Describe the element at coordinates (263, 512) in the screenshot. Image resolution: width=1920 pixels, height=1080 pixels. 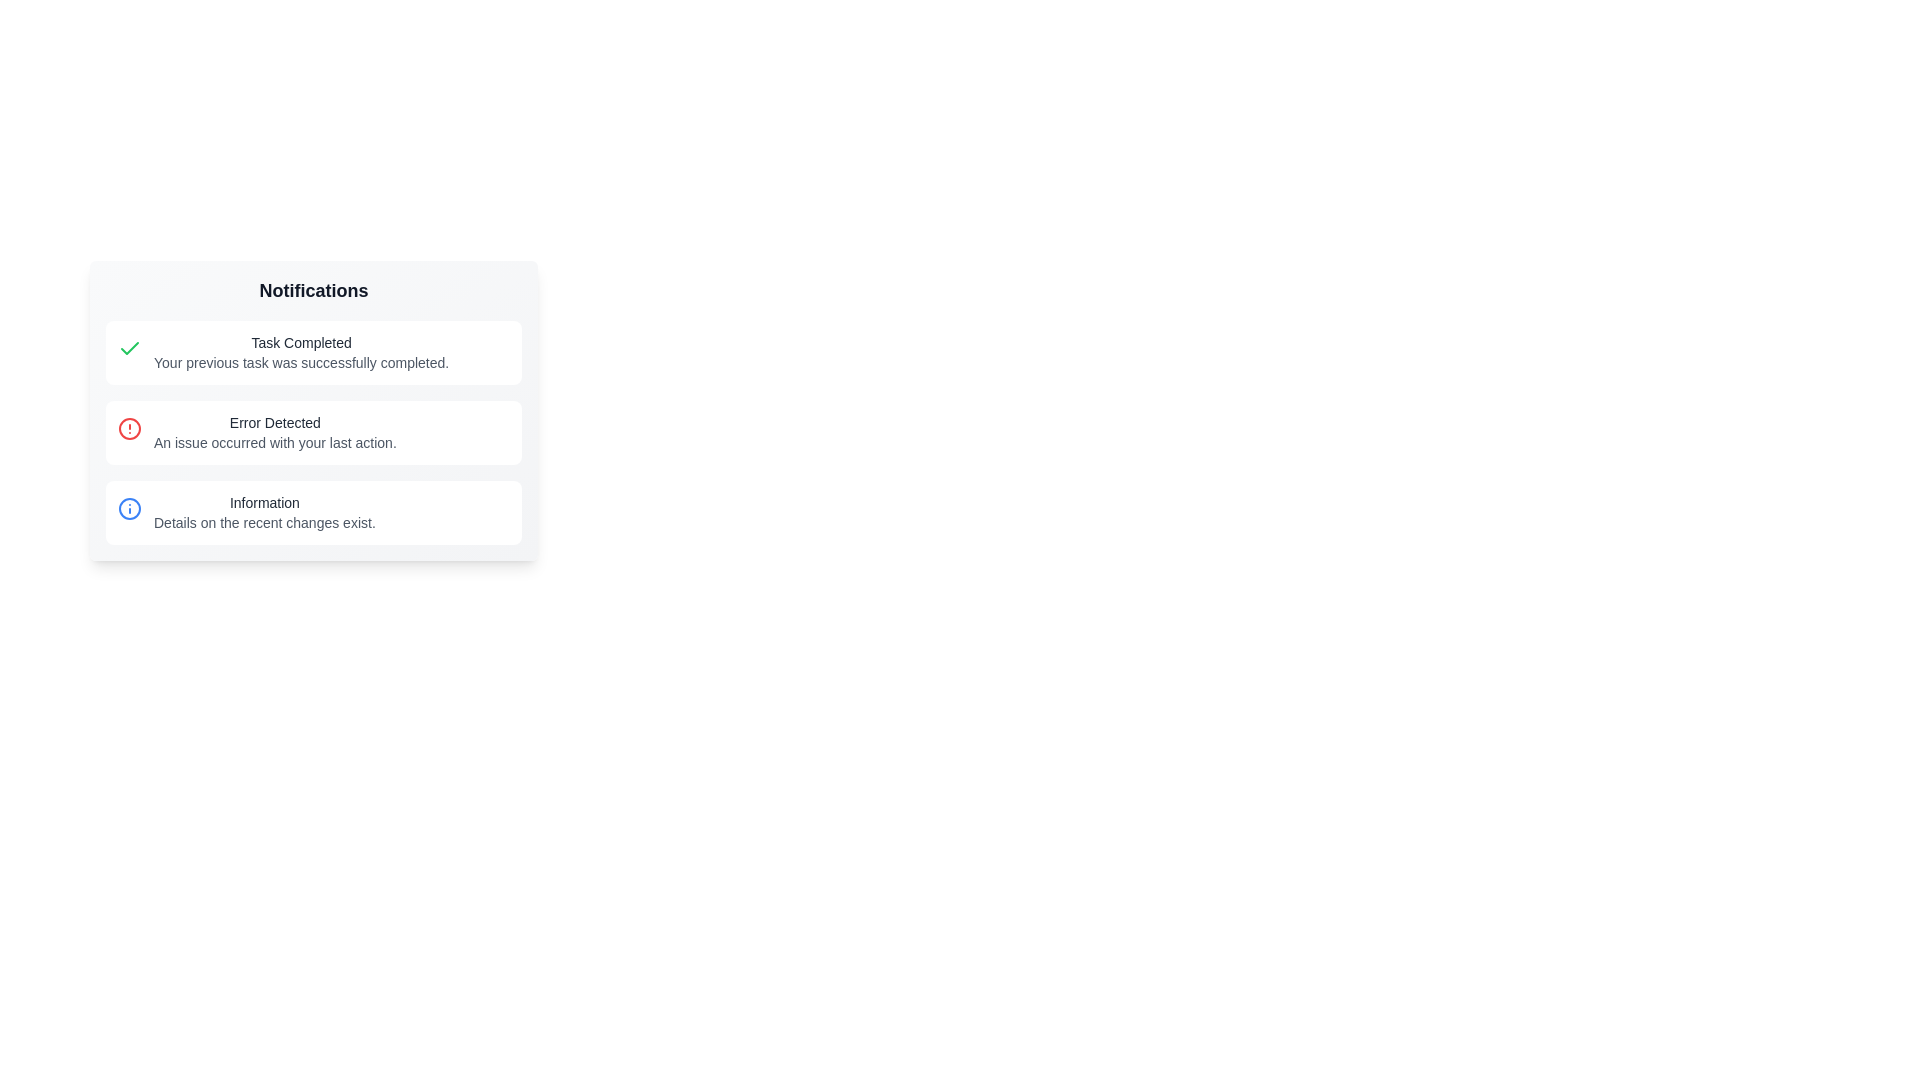
I see `the Text Block element containing the header 'Information' and the description 'Details on the recent changes exist.', which is located under the 'Error Detected' notification` at that location.